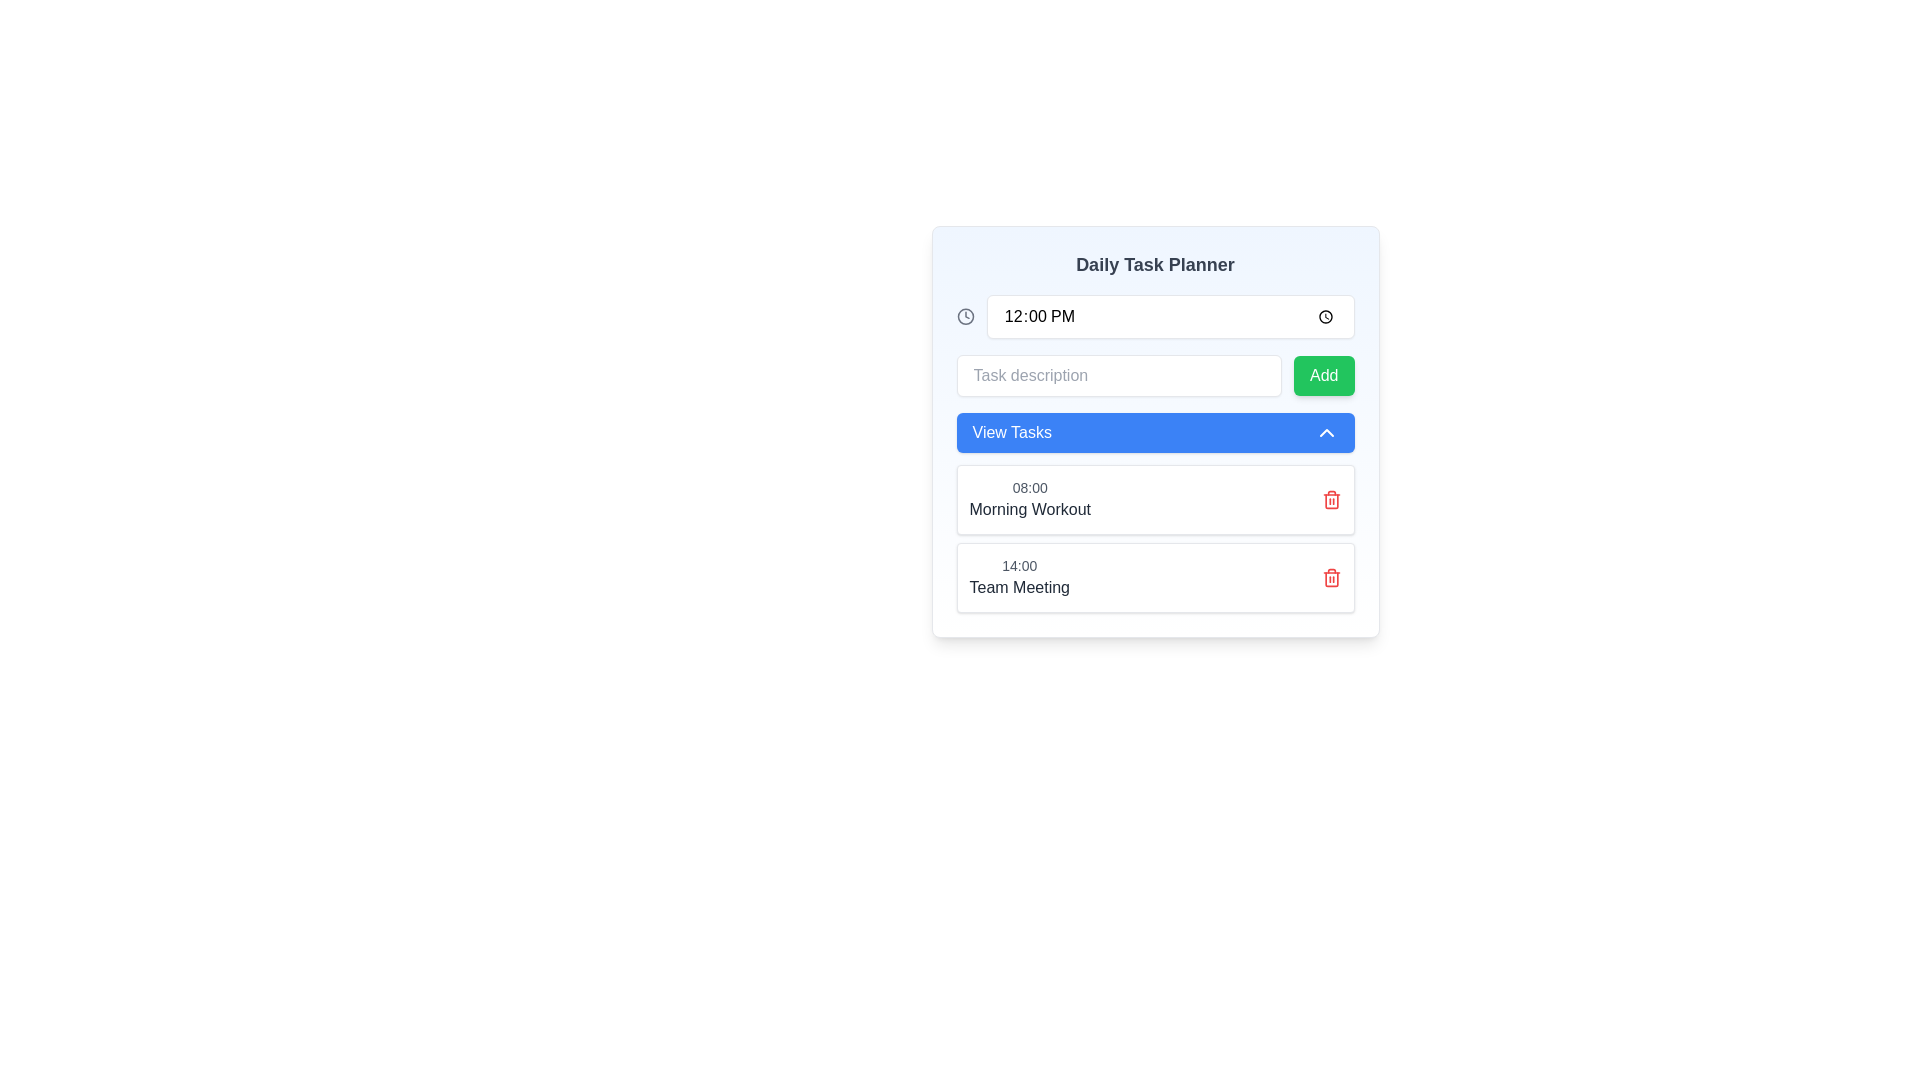 The image size is (1920, 1080). I want to click on on the scheduled task entry text label that displays the time and title, located above the trash icon within its task card, so click(1030, 499).